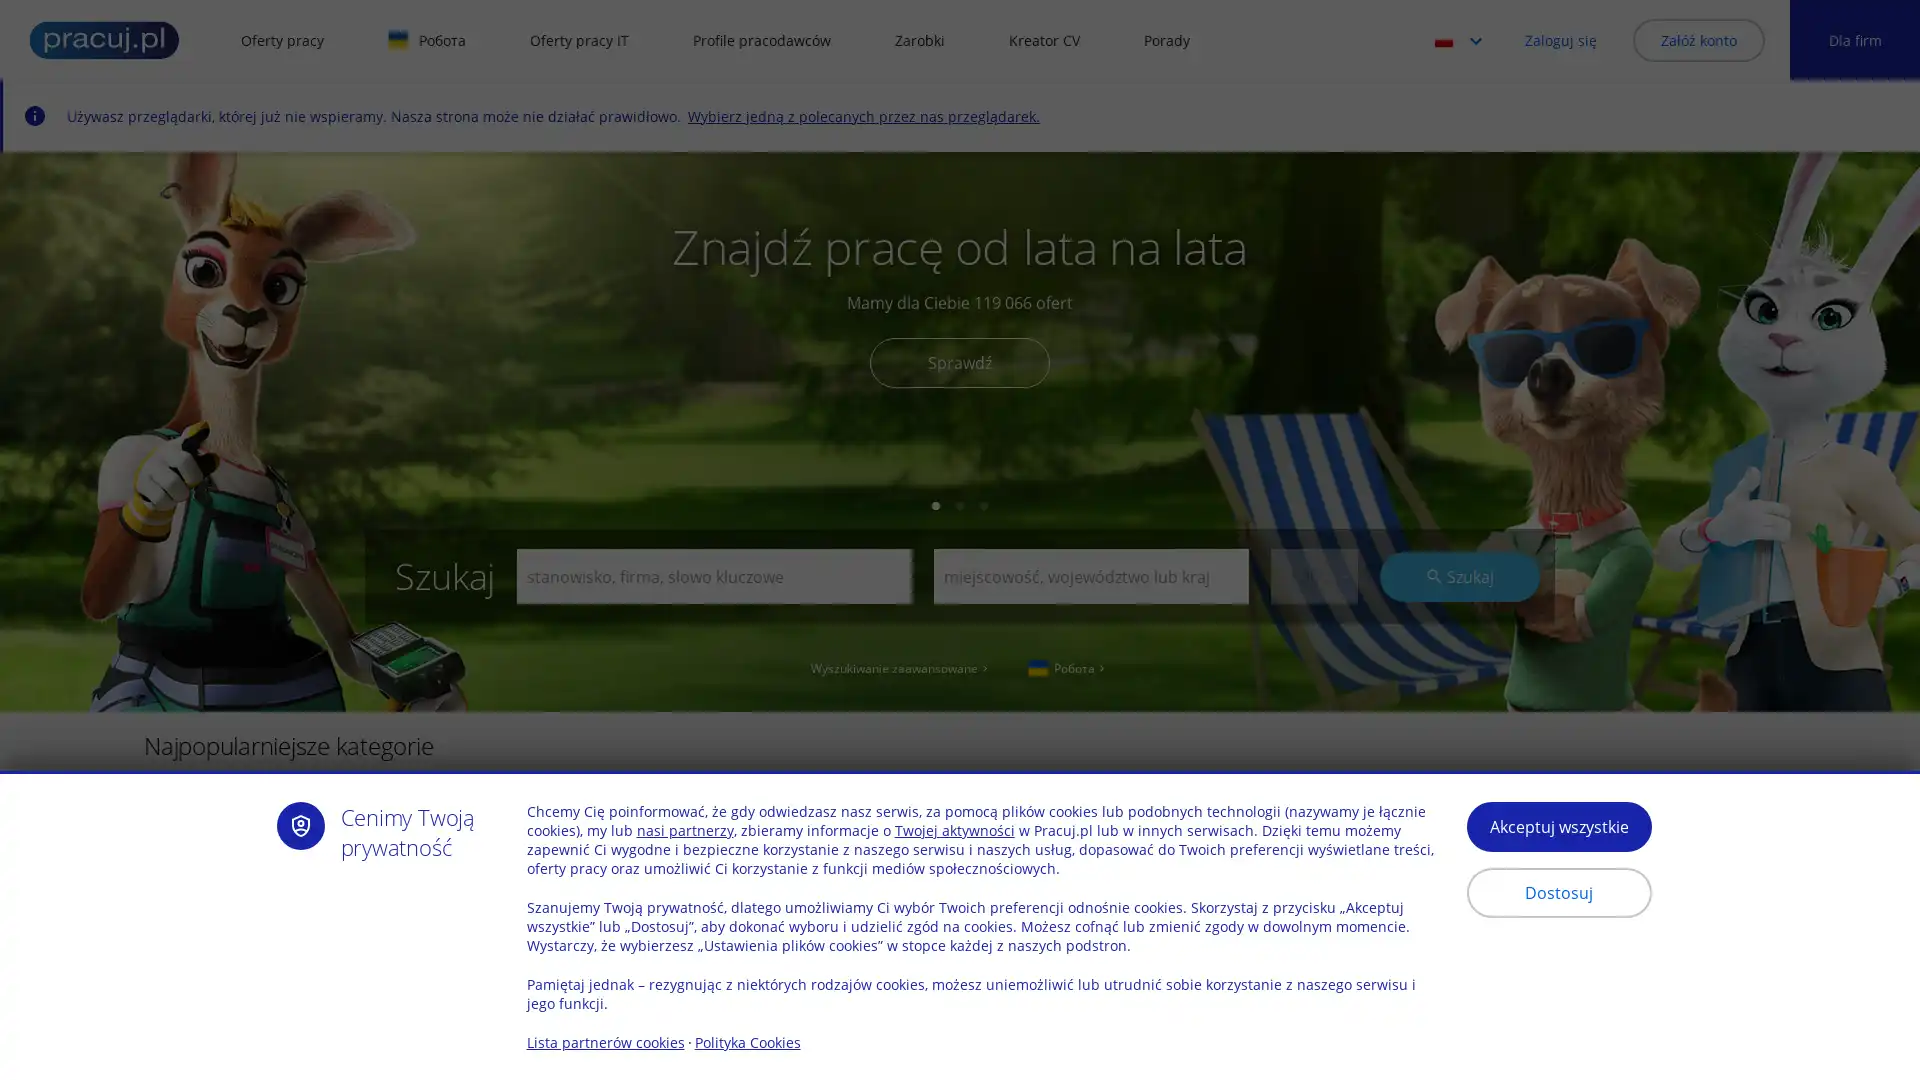  I want to click on ZAPISANE, so click(449, 982).